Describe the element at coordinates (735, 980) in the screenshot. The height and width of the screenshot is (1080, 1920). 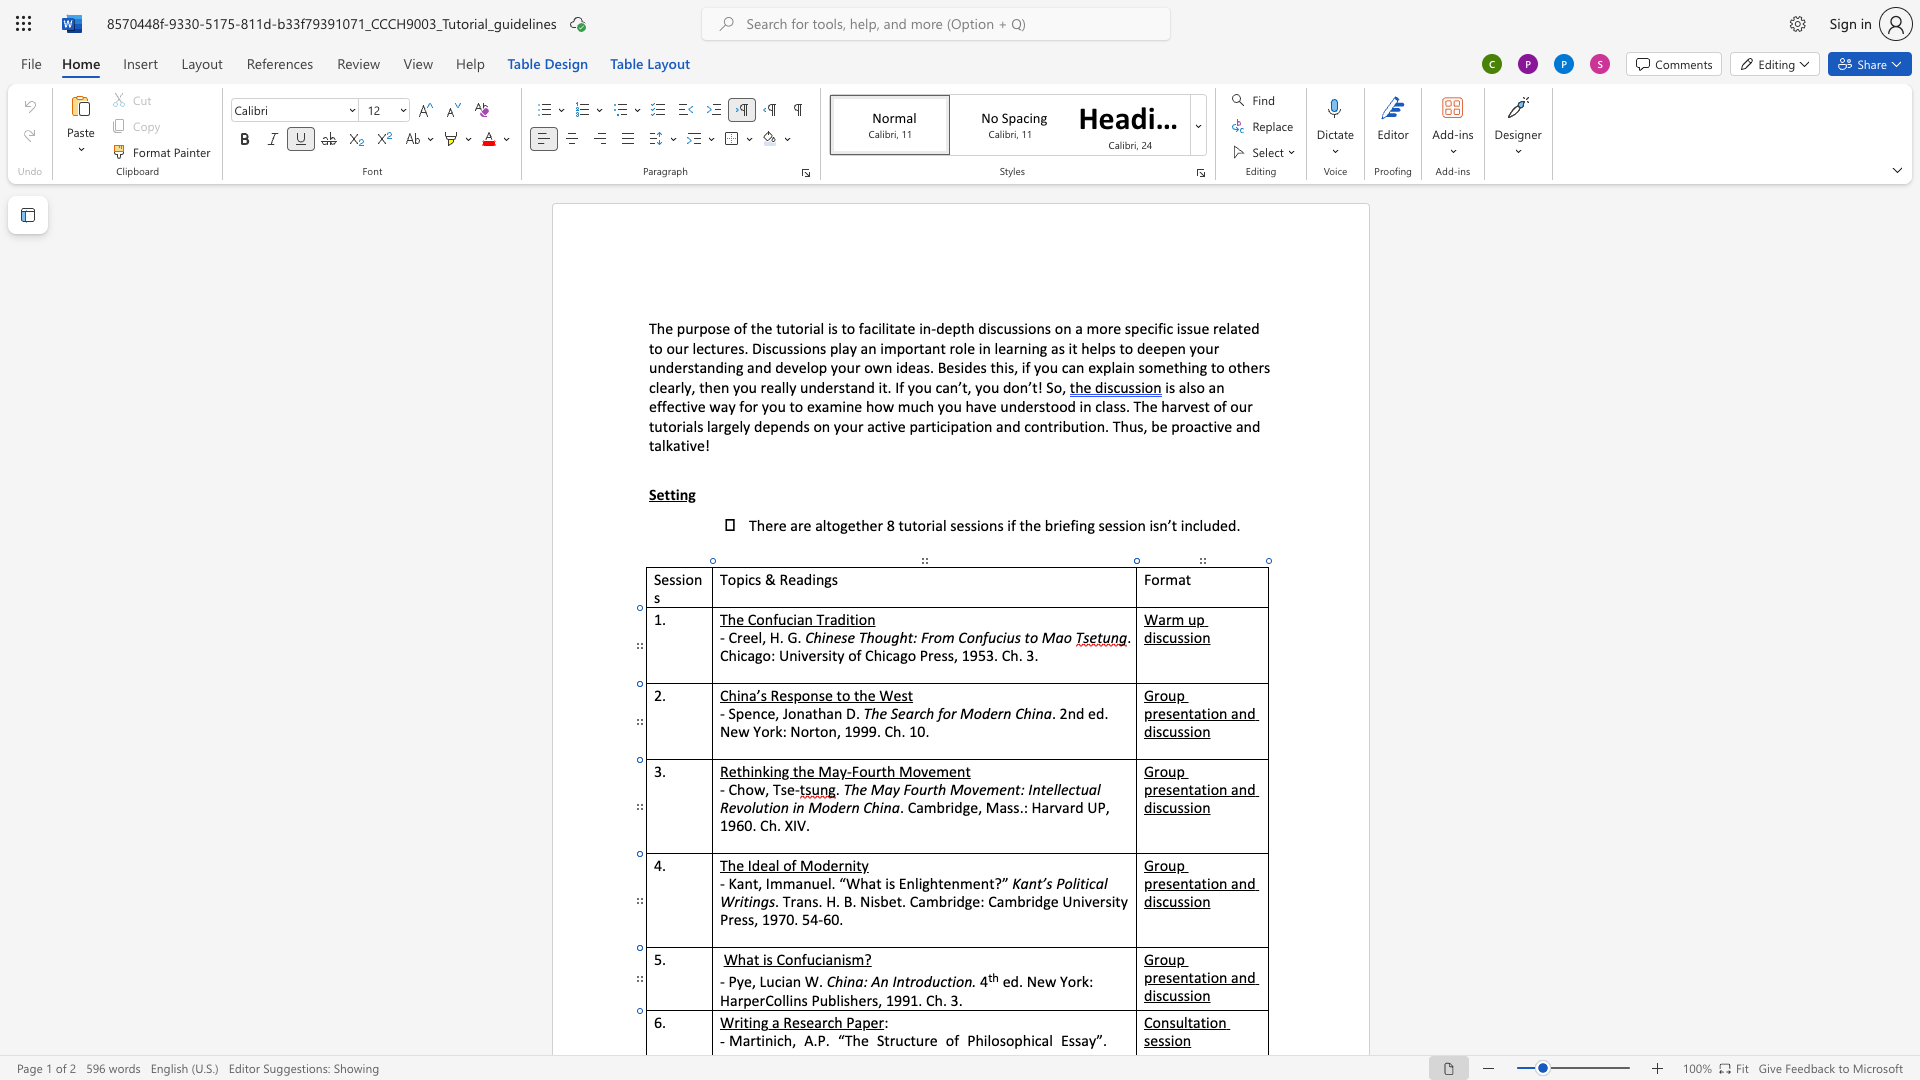
I see `the space between the continuous character "P" and "y" in the text` at that location.